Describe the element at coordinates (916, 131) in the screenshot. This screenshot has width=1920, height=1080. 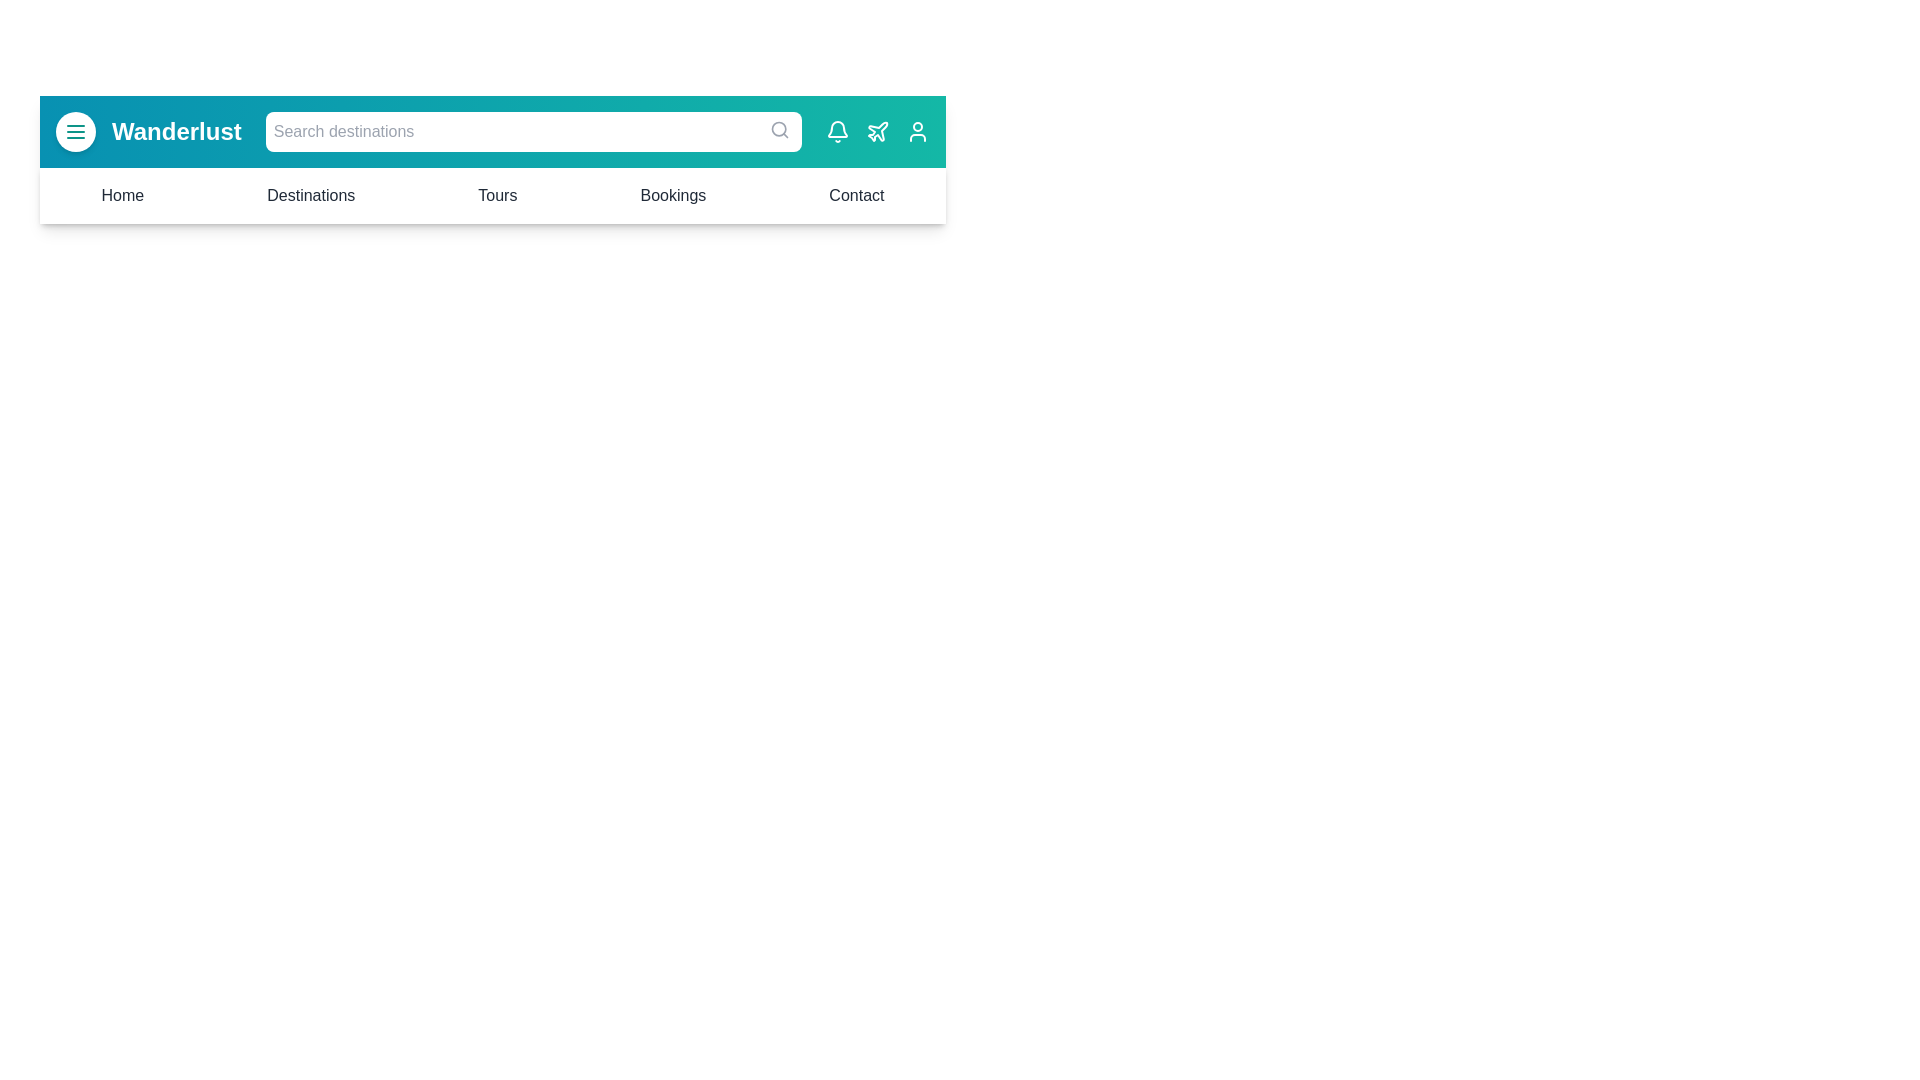
I see `the user icon to access profile settings` at that location.